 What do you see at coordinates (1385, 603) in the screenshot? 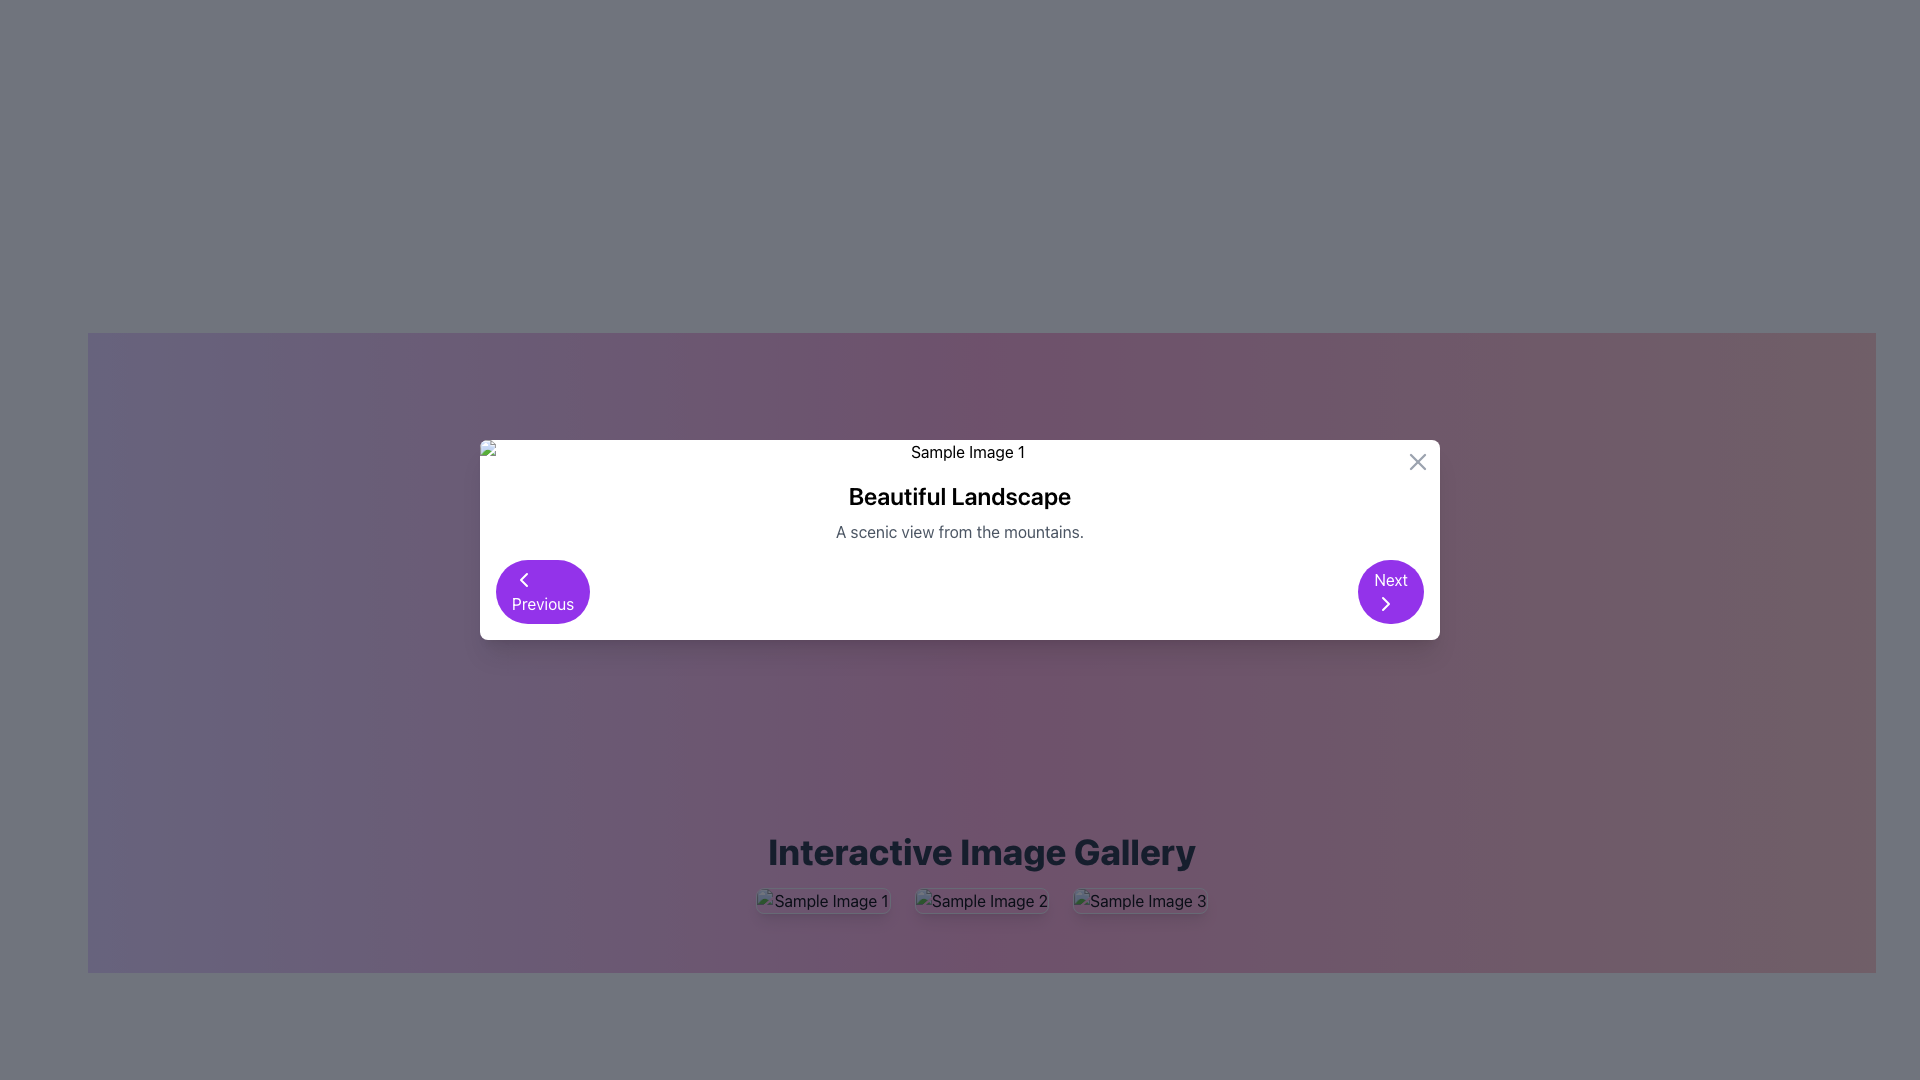
I see `the chevron icon located at the bottom right corner of the 'Next' button, which indicates progression or navigation to the next item` at bounding box center [1385, 603].